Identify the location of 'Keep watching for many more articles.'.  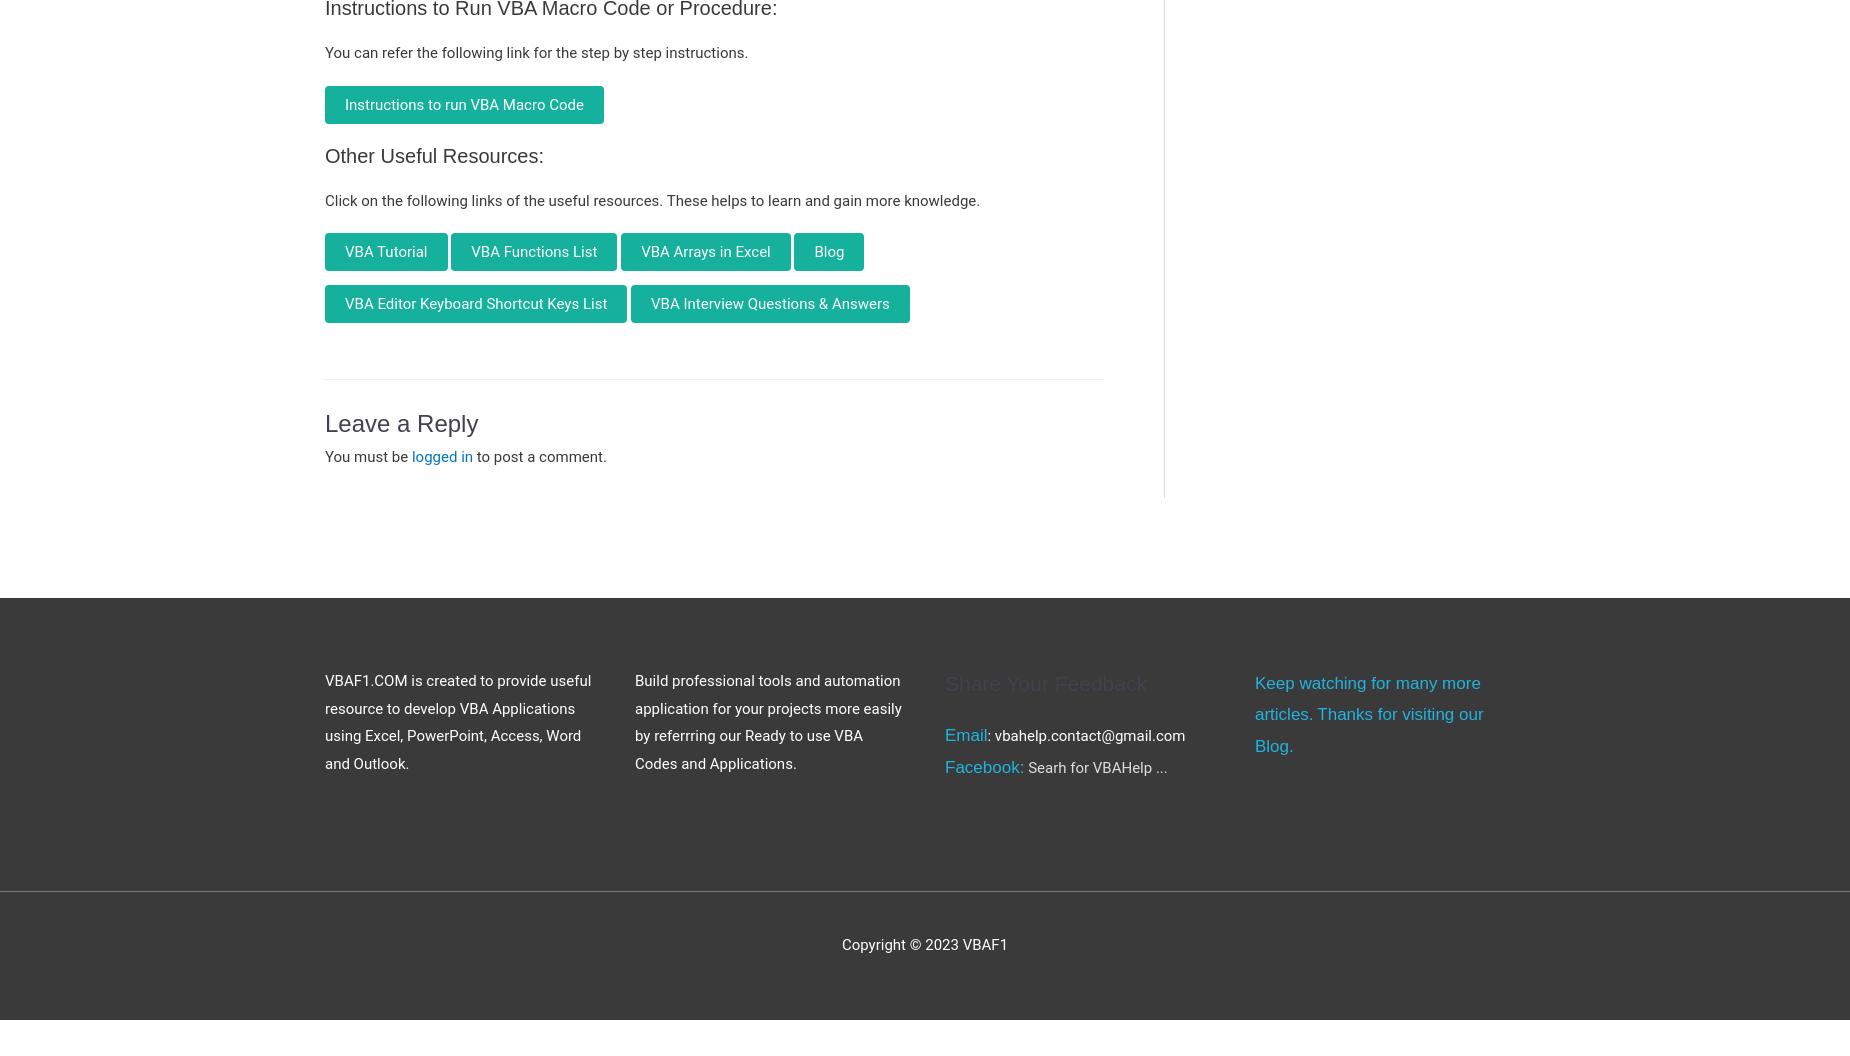
(1366, 698).